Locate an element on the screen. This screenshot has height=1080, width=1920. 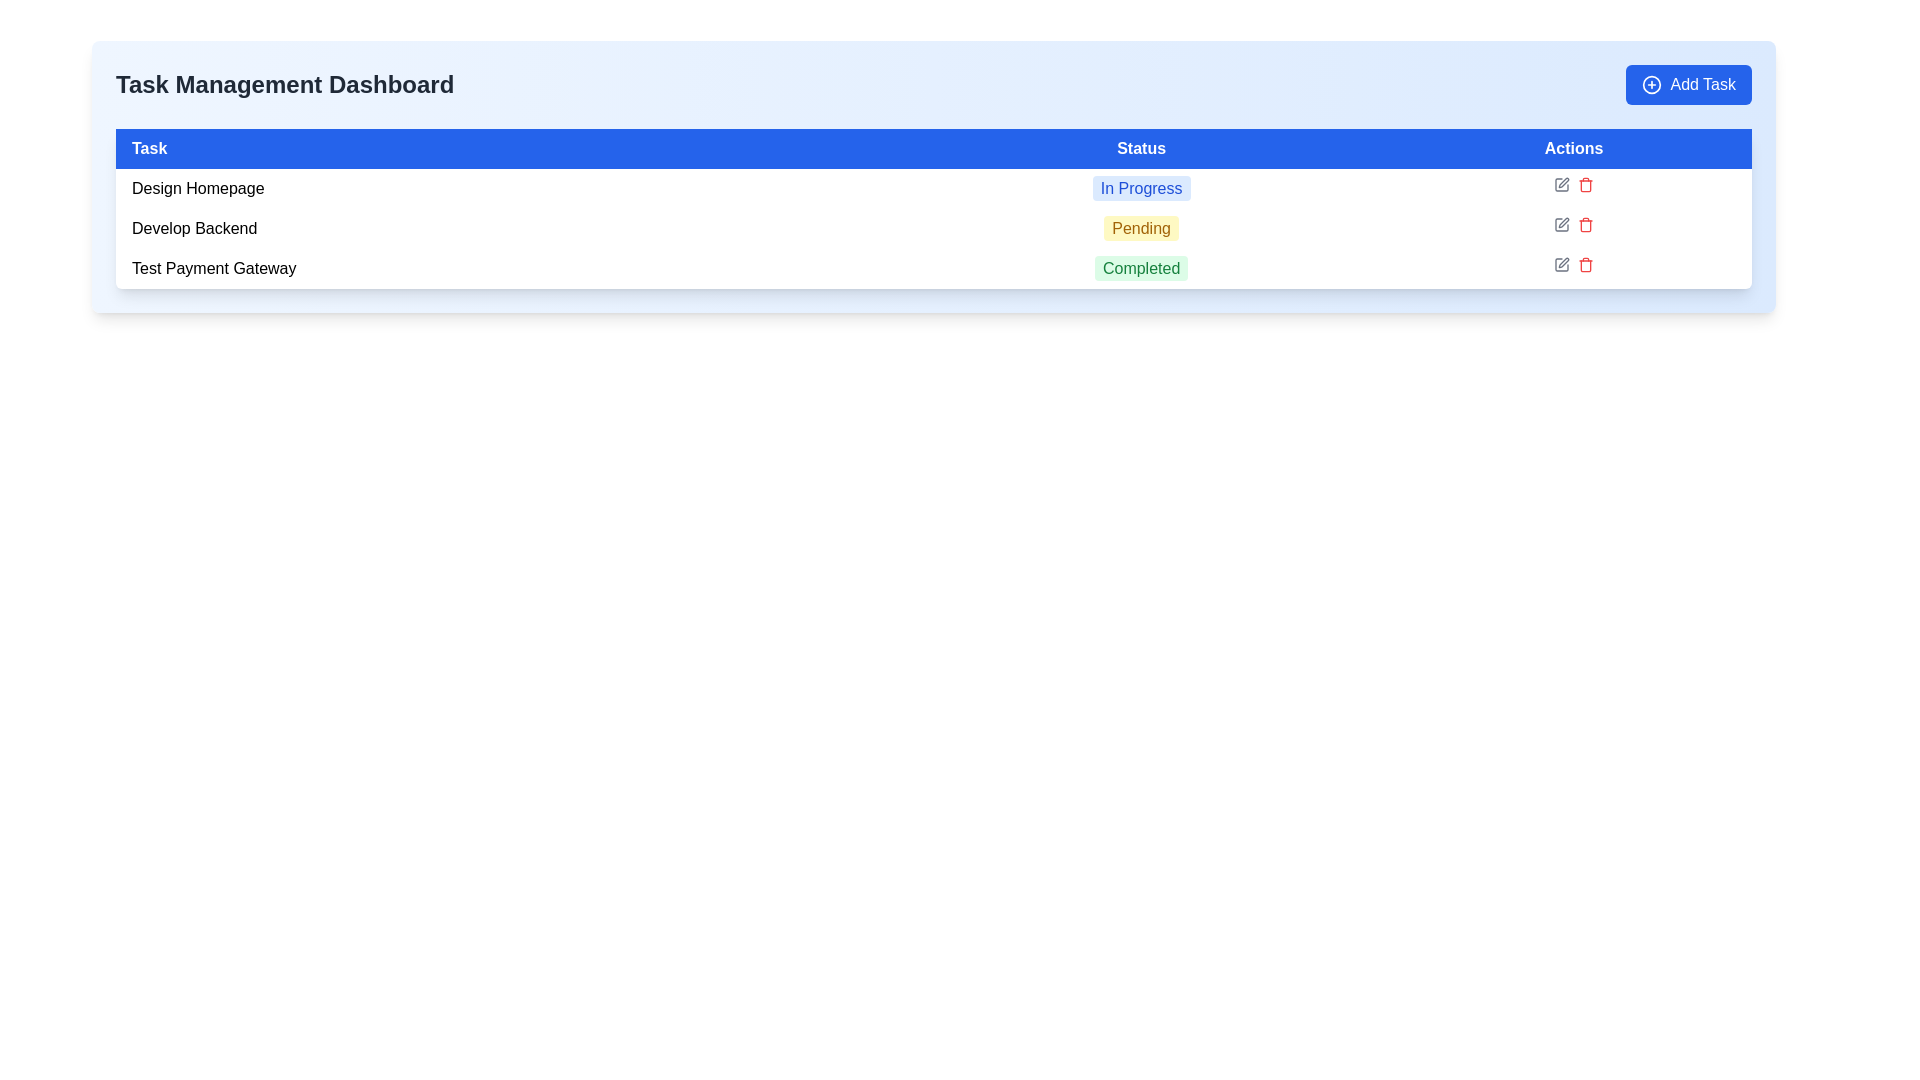
the Delete Action Icon, which is the second icon in the action column of the third row in the table is located at coordinates (1585, 224).